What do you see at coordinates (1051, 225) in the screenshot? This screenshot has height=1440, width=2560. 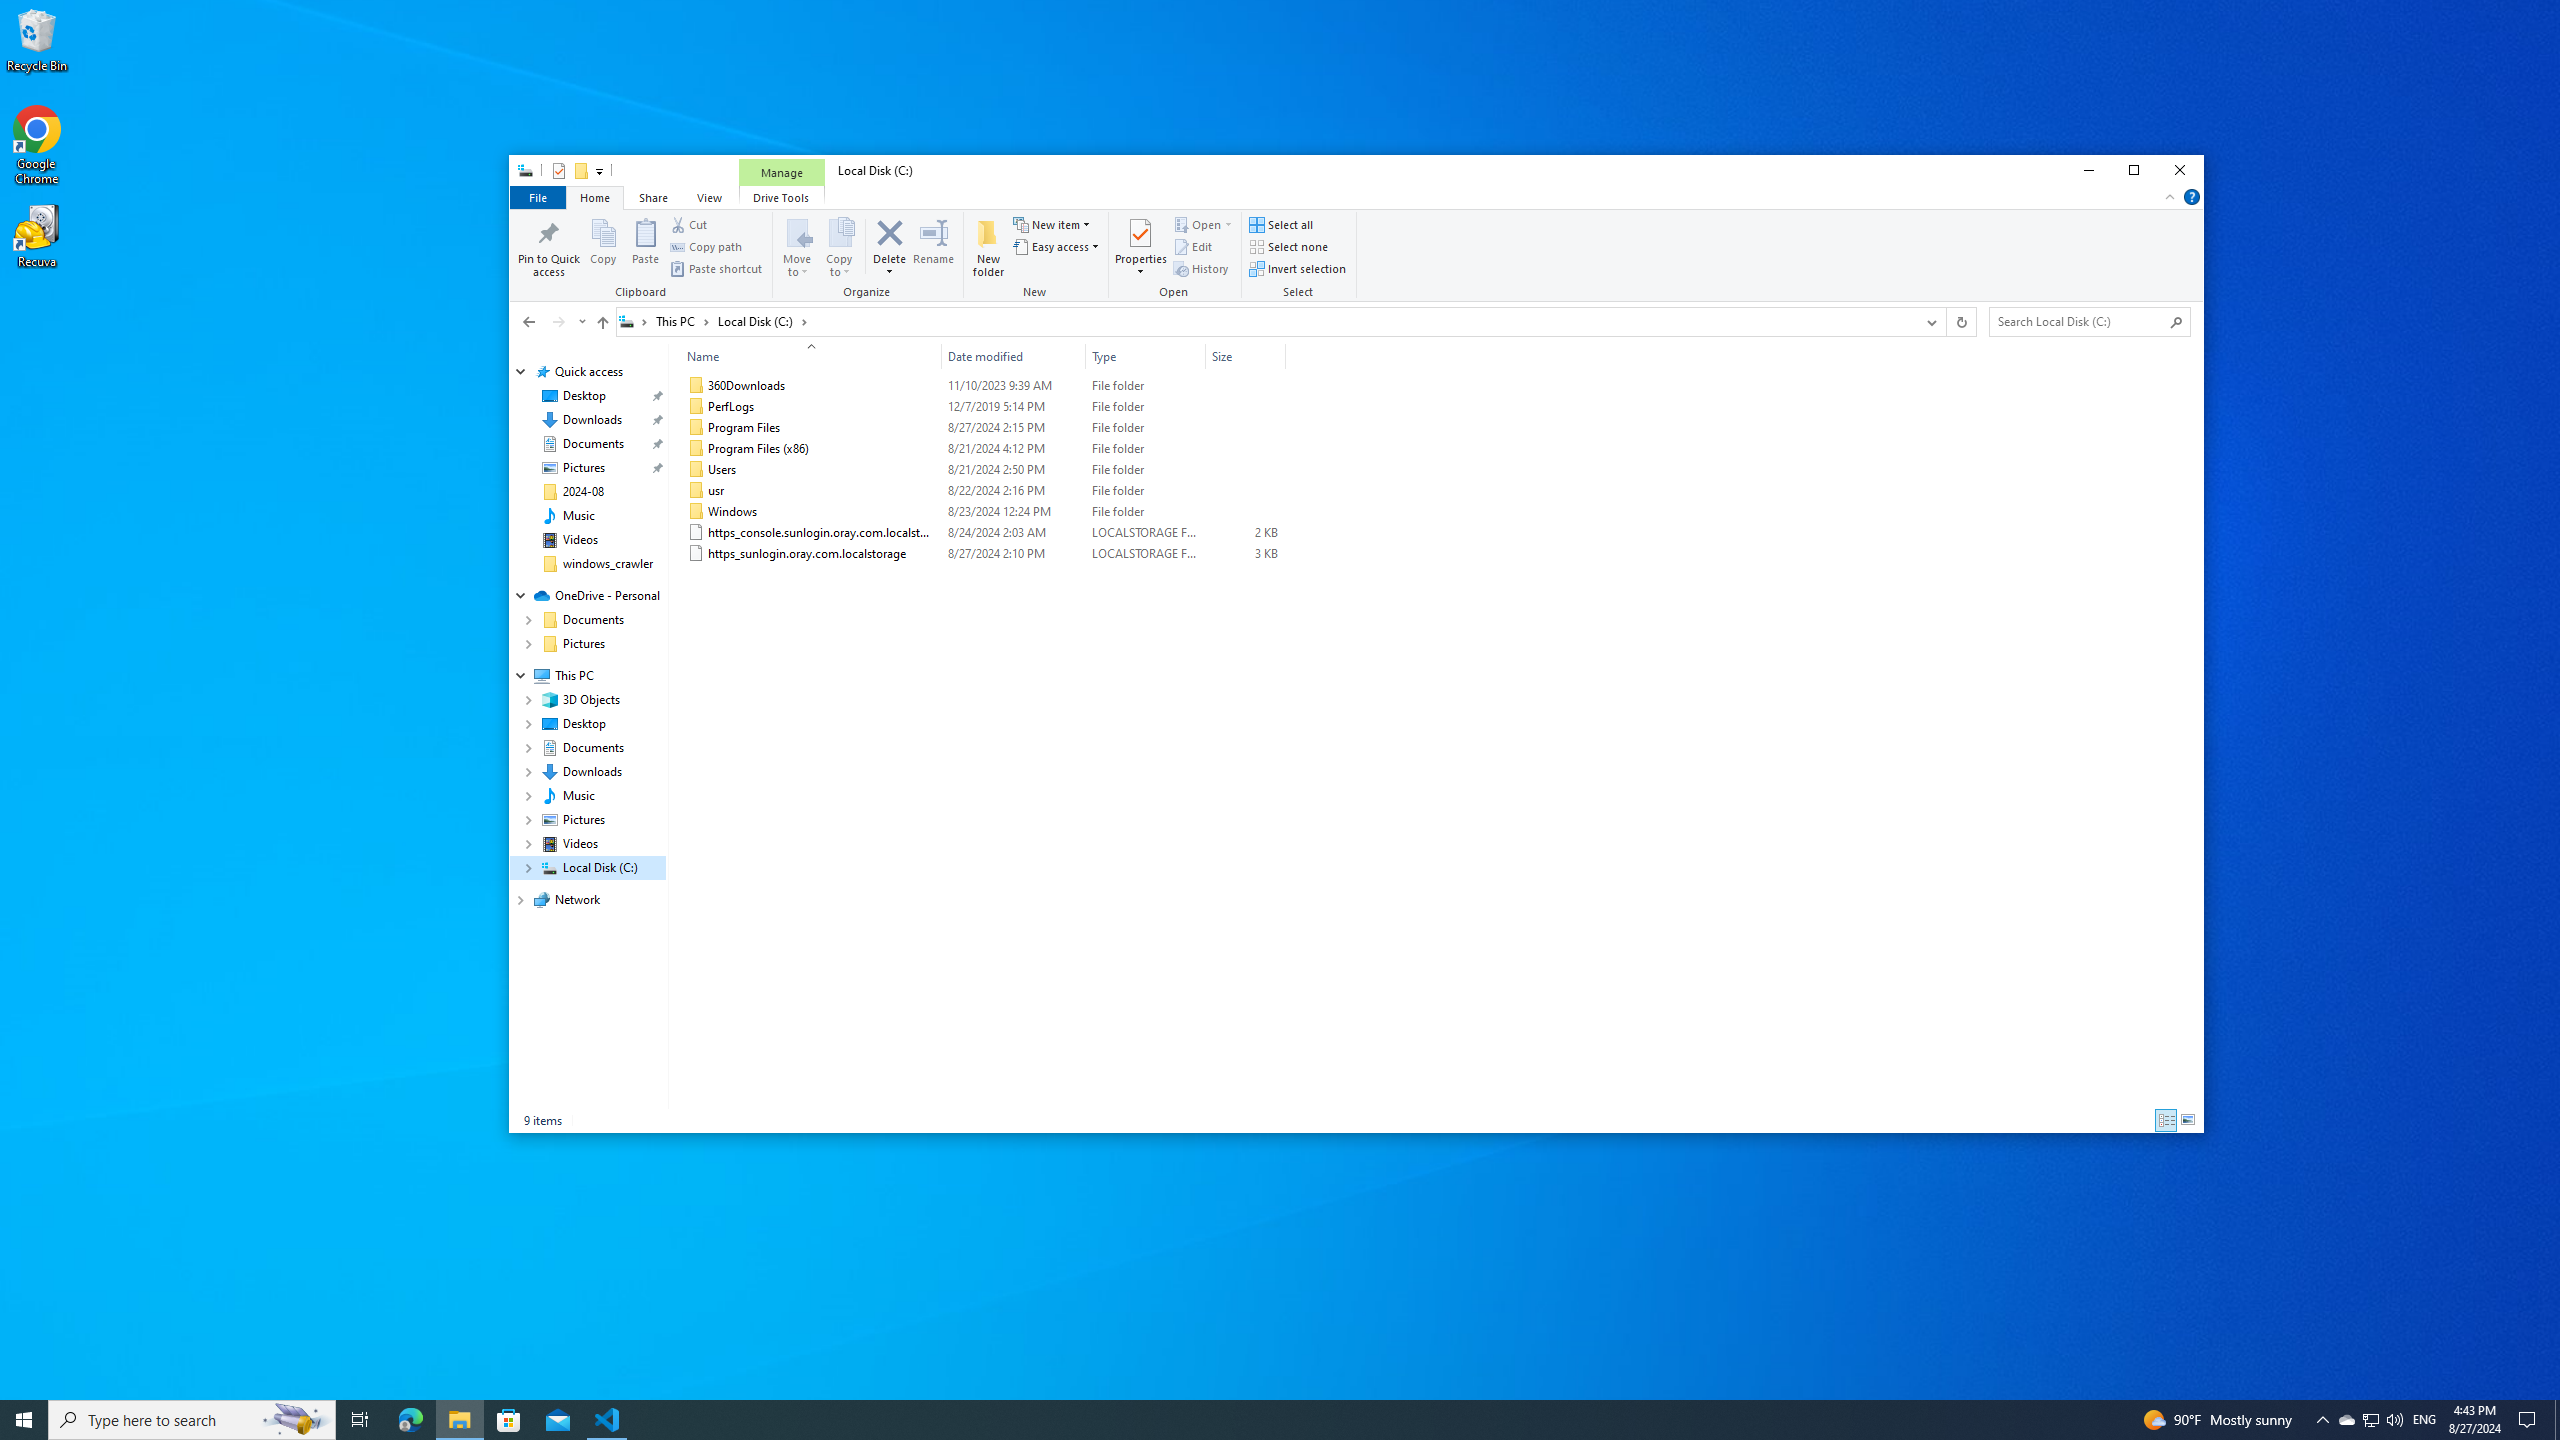 I see `'New item'` at bounding box center [1051, 225].